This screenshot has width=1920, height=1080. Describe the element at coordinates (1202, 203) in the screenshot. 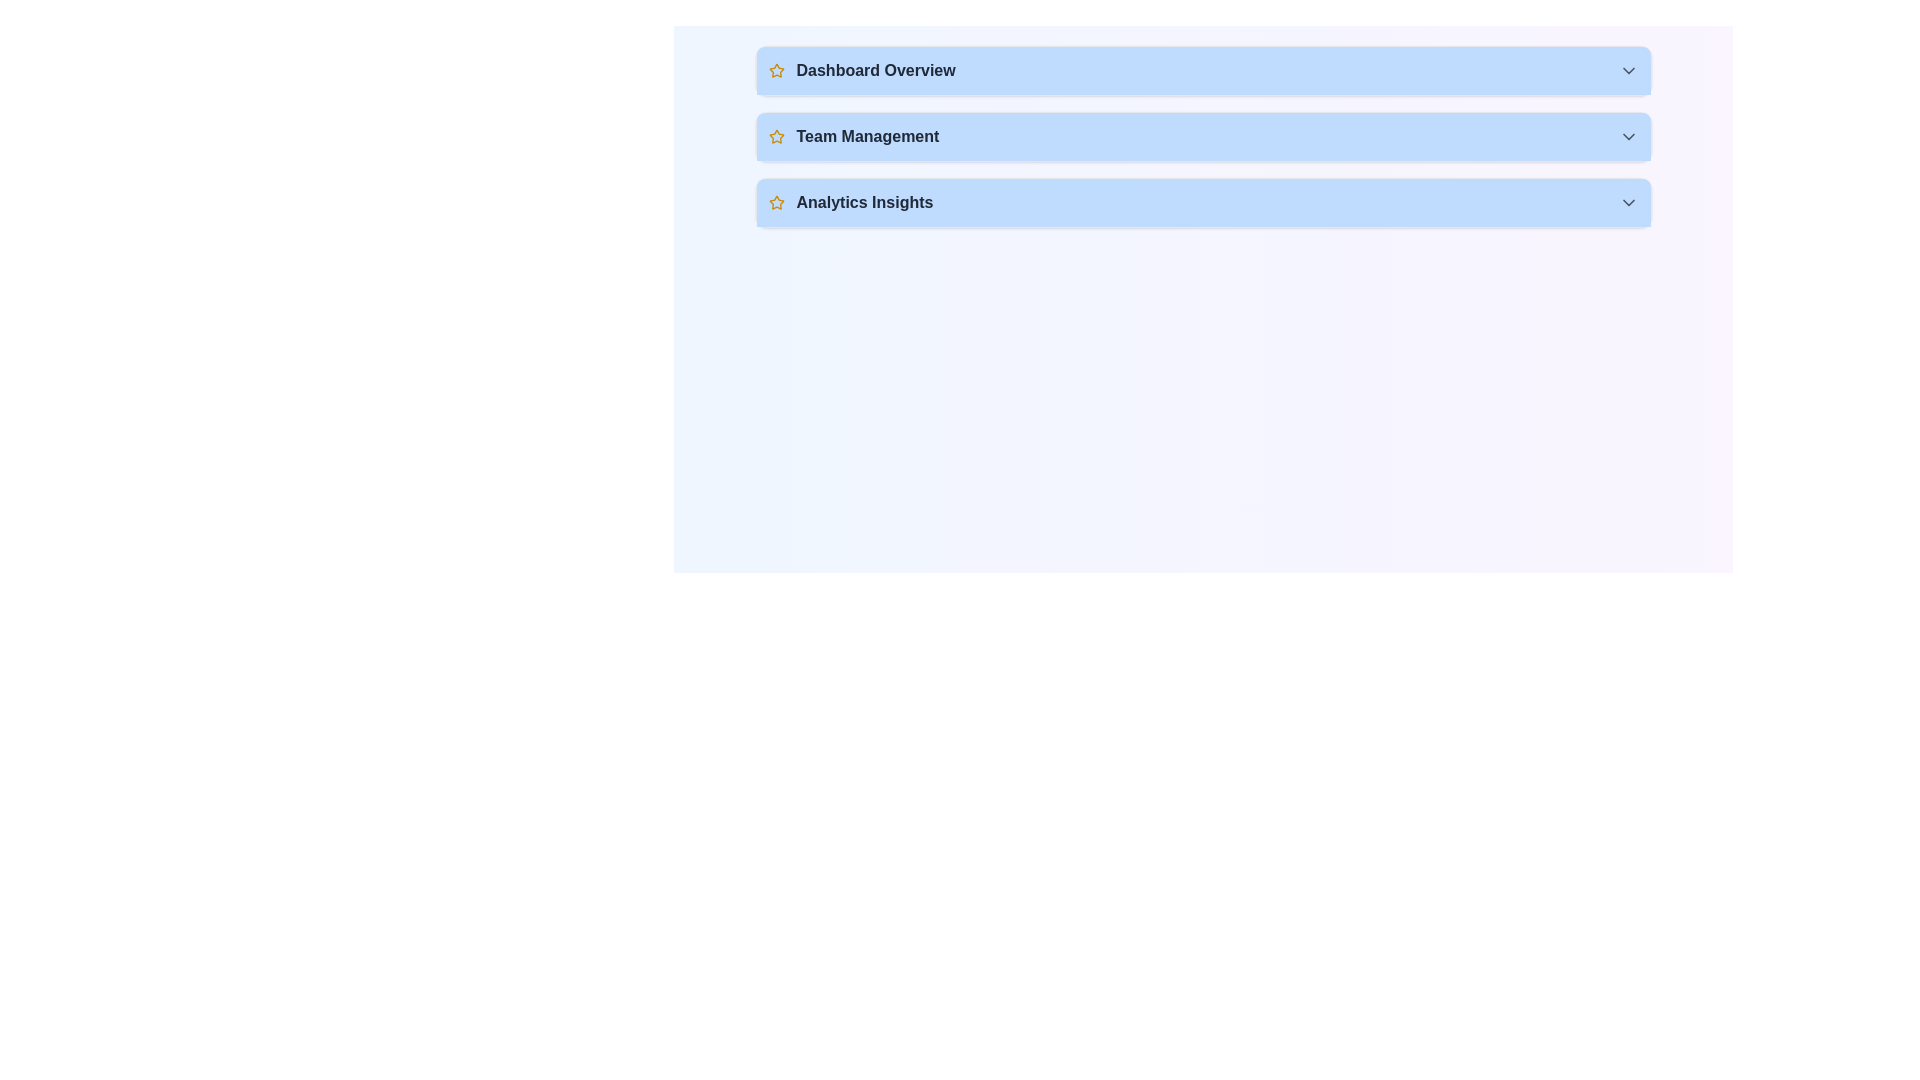

I see `keyboard navigation` at that location.